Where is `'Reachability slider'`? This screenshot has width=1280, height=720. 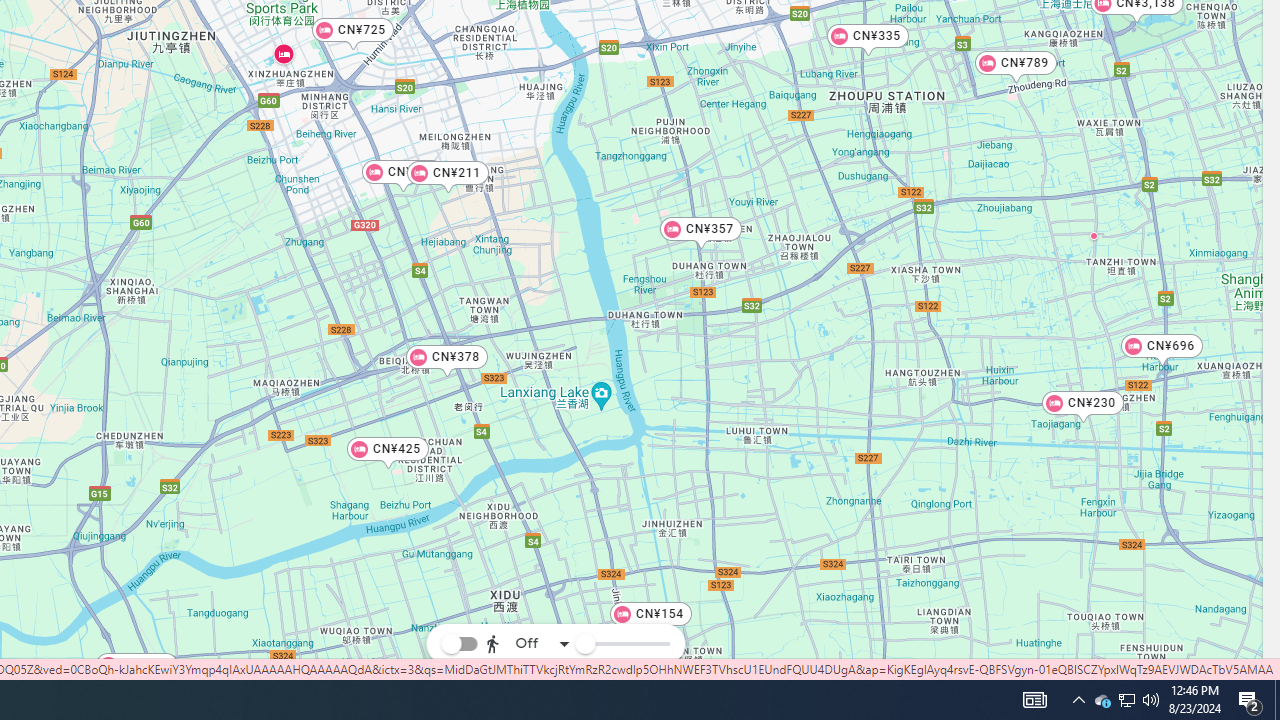 'Reachability slider' is located at coordinates (583, 644).